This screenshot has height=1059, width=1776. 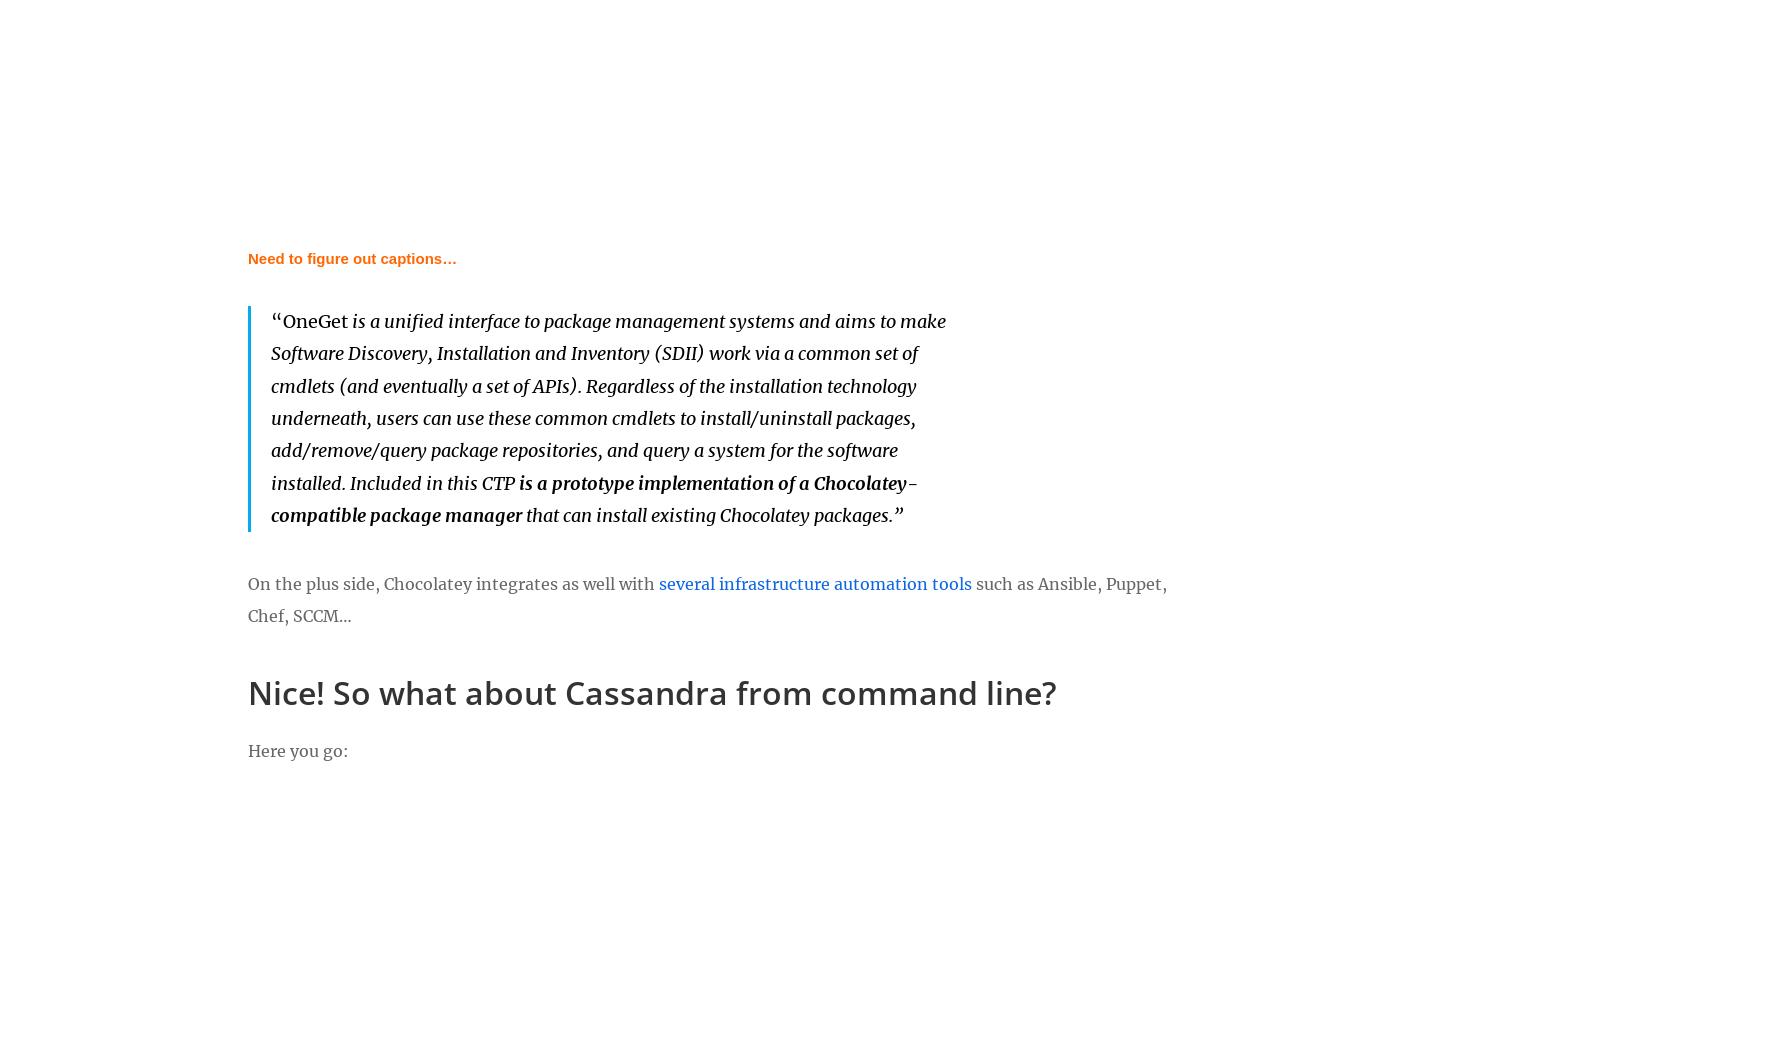 I want to click on 'Here you go:', so click(x=247, y=750).